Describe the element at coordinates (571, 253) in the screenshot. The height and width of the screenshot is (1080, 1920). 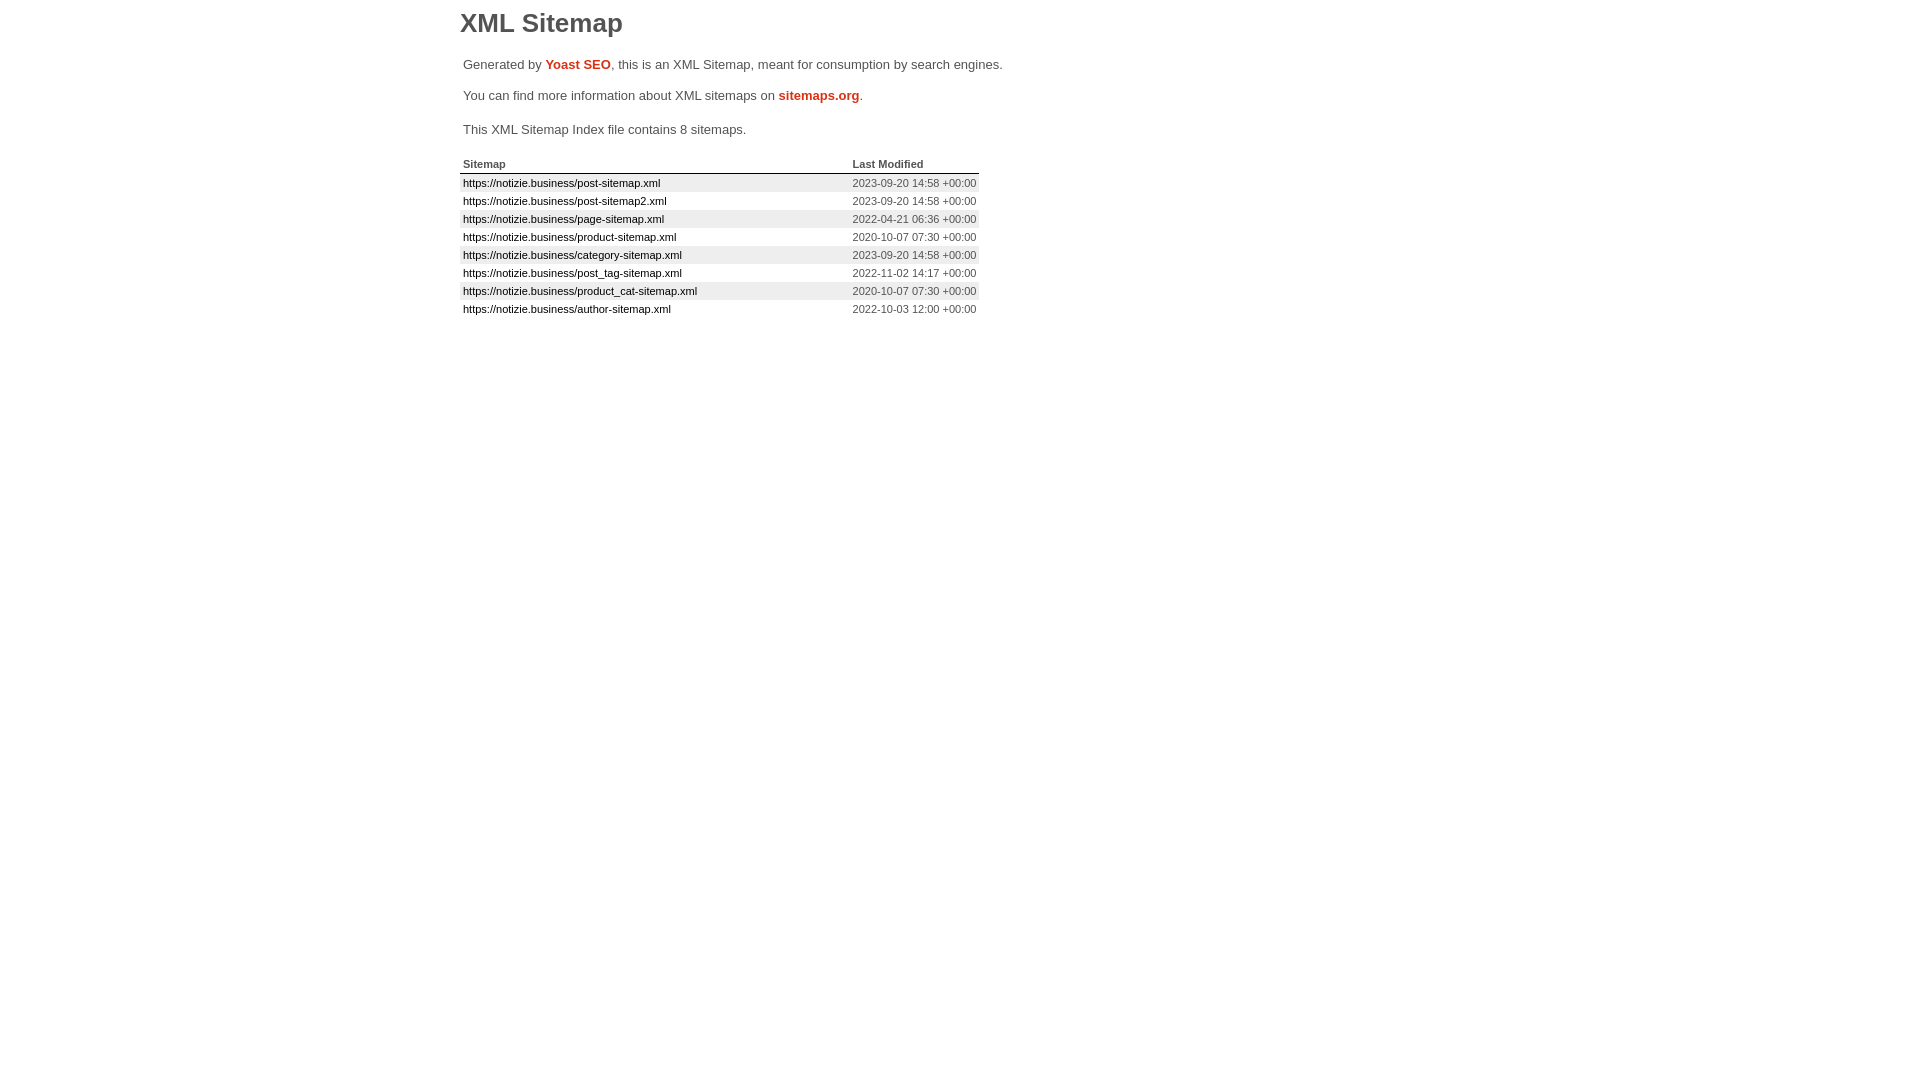
I see `'https://notizie.business/category-sitemap.xml'` at that location.